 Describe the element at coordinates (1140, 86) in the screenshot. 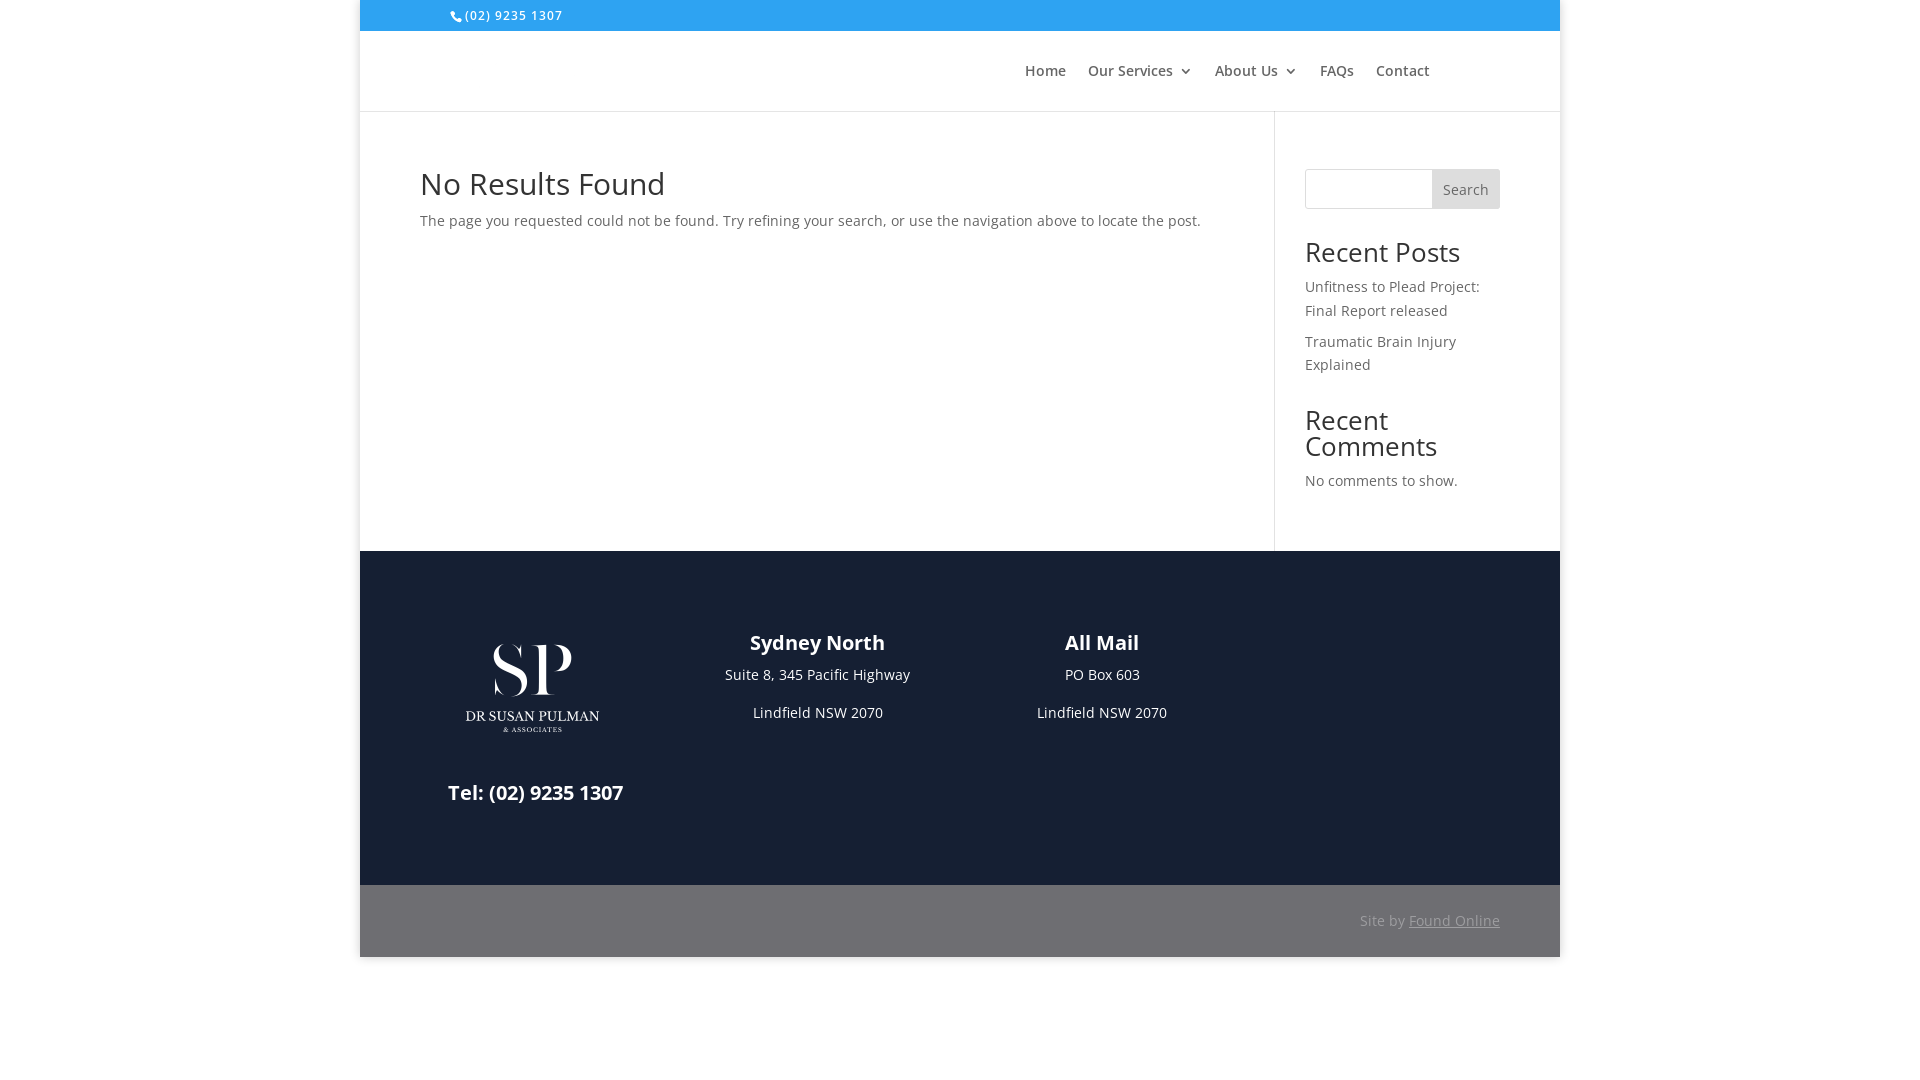

I see `'Our Services'` at that location.